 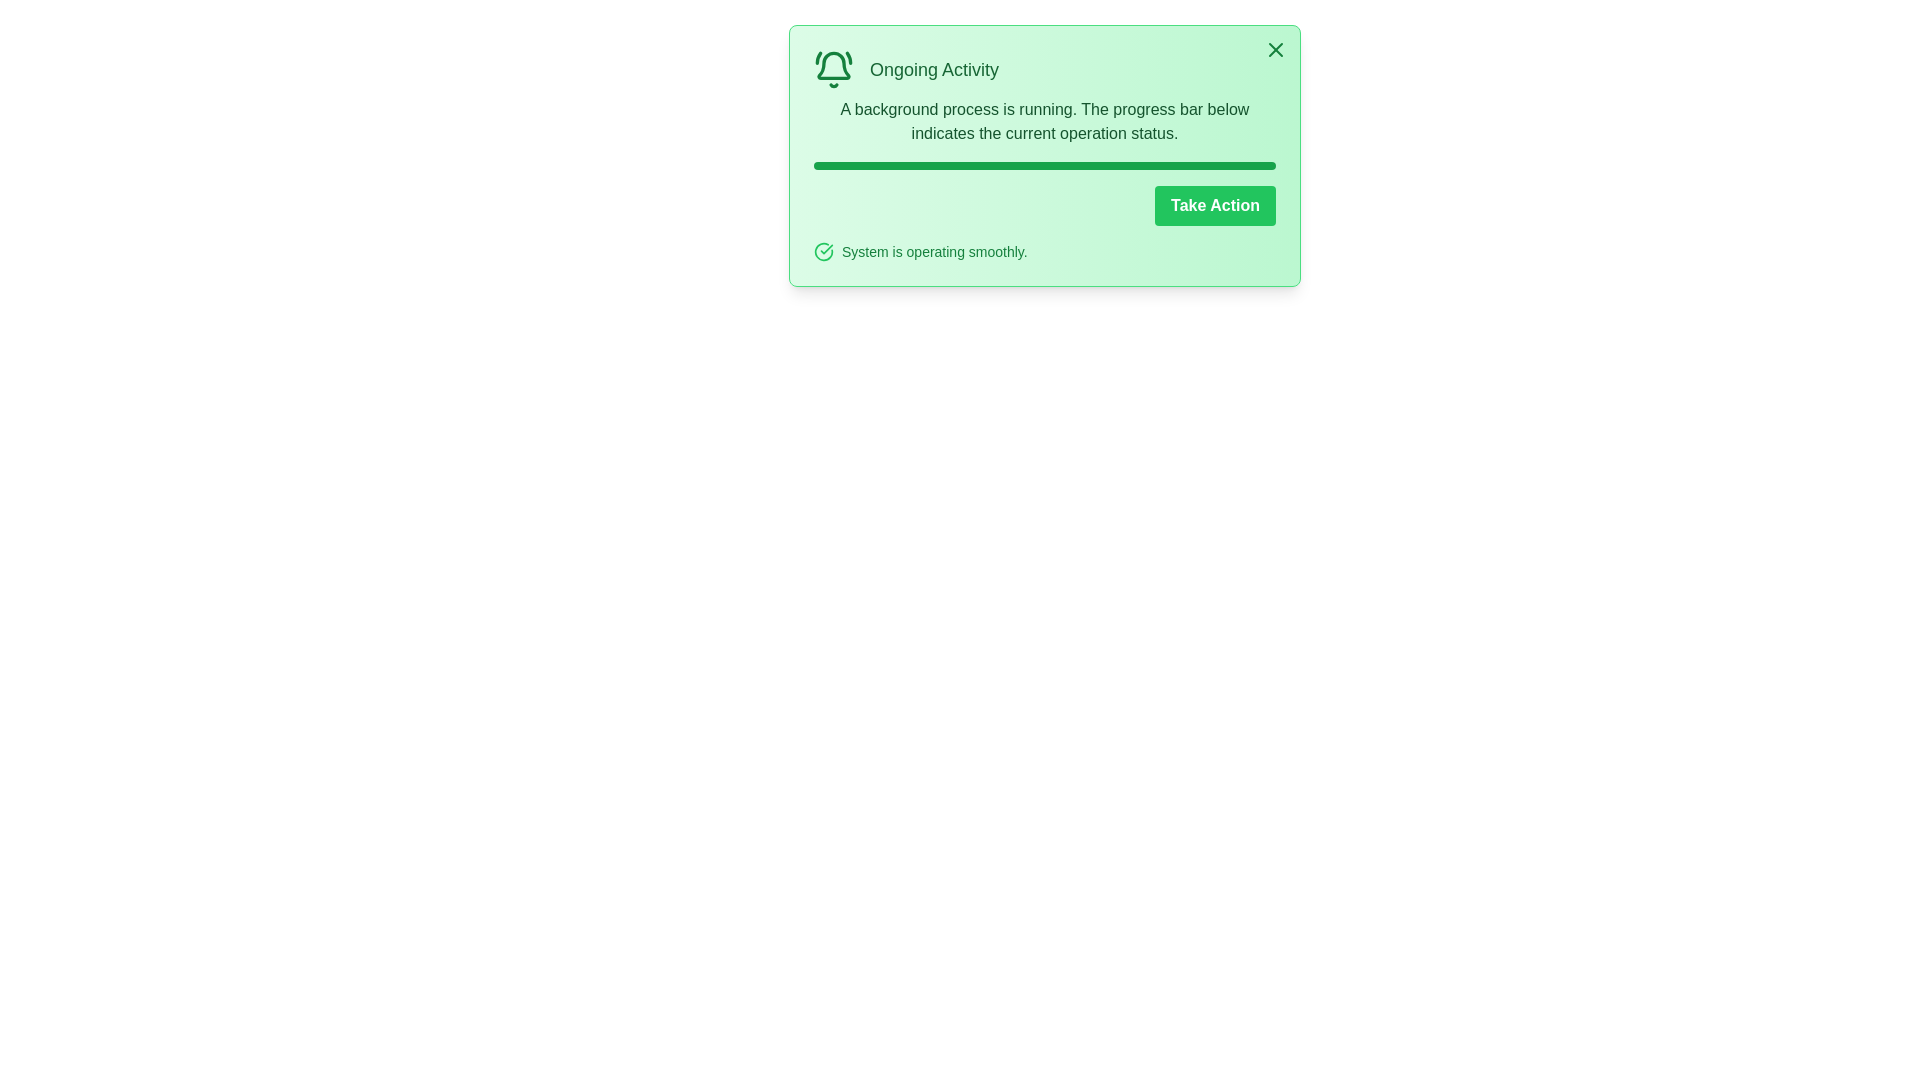 What do you see at coordinates (1275, 49) in the screenshot?
I see `close button located at the top-right corner of the notification panel` at bounding box center [1275, 49].